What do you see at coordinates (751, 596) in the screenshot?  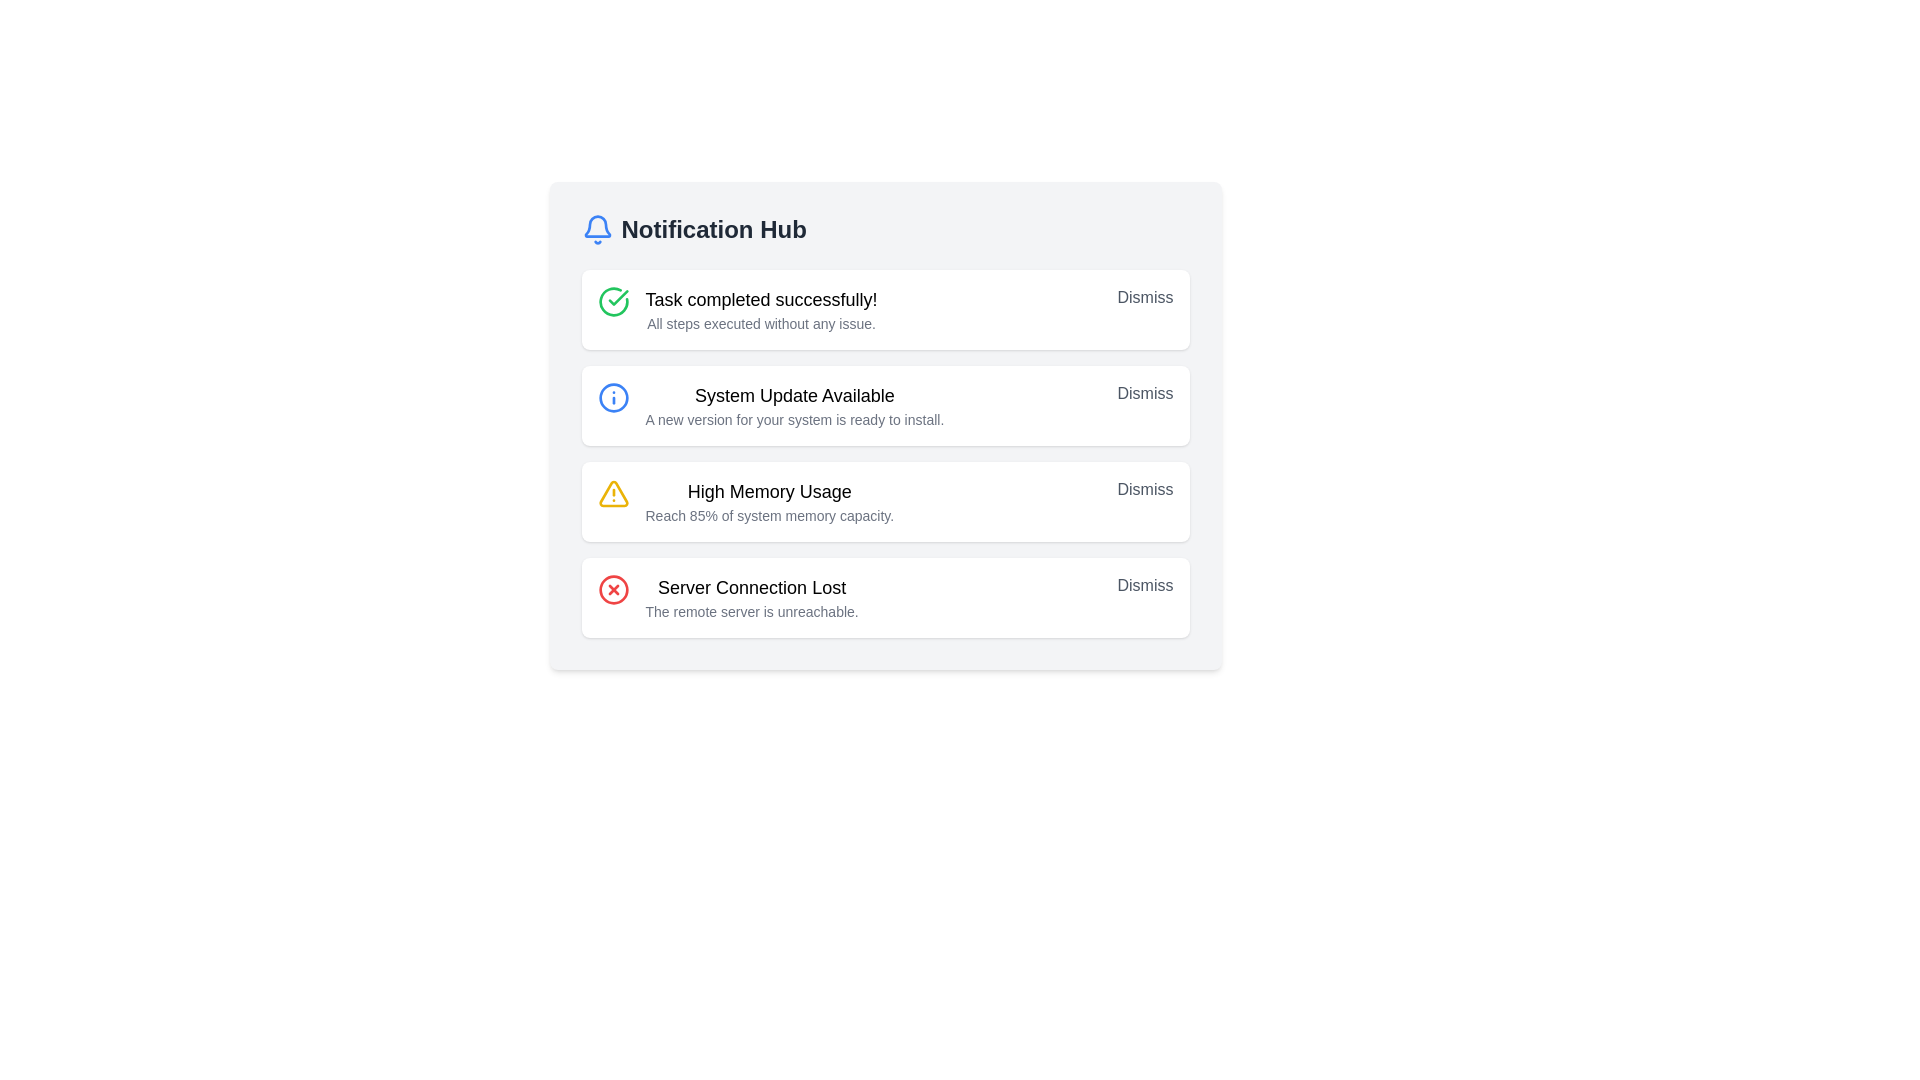 I see `the Notification message indicating a server connection issue, which is the last item in the notification panel, positioned below the 'High Memory Usage' notification` at bounding box center [751, 596].